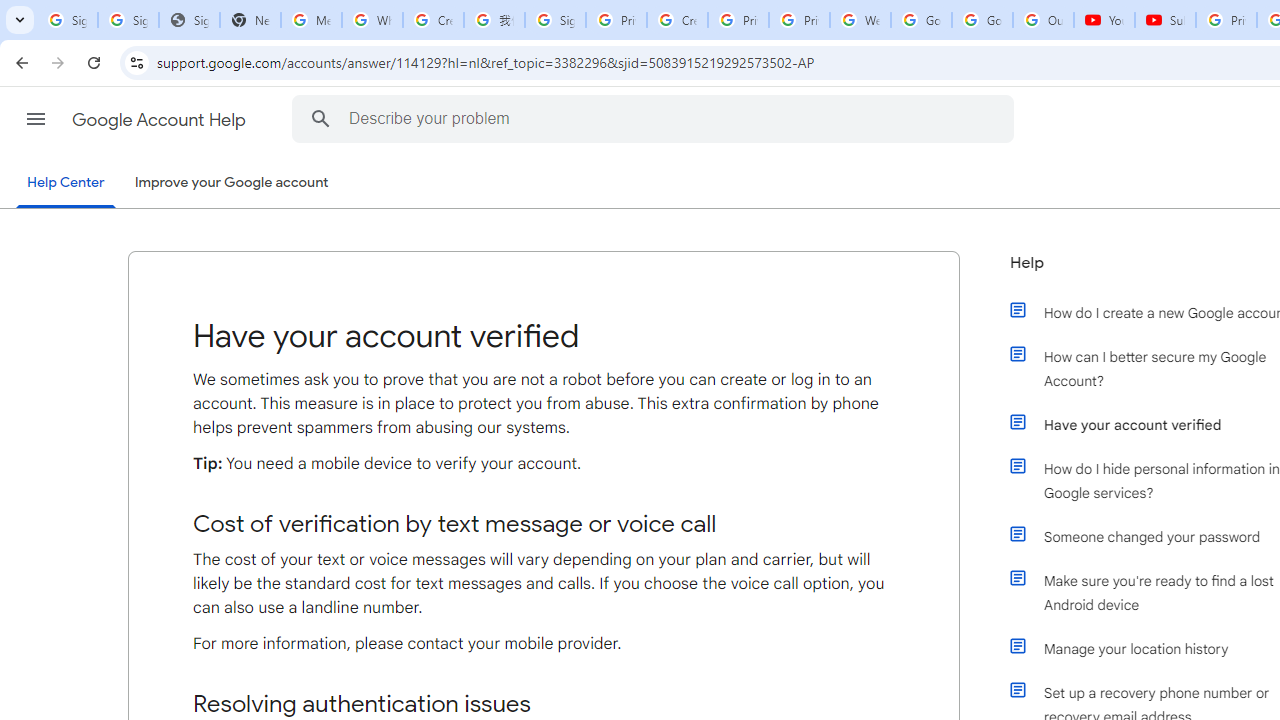 This screenshot has width=1280, height=720. I want to click on 'Sign In - USA TODAY', so click(189, 20).